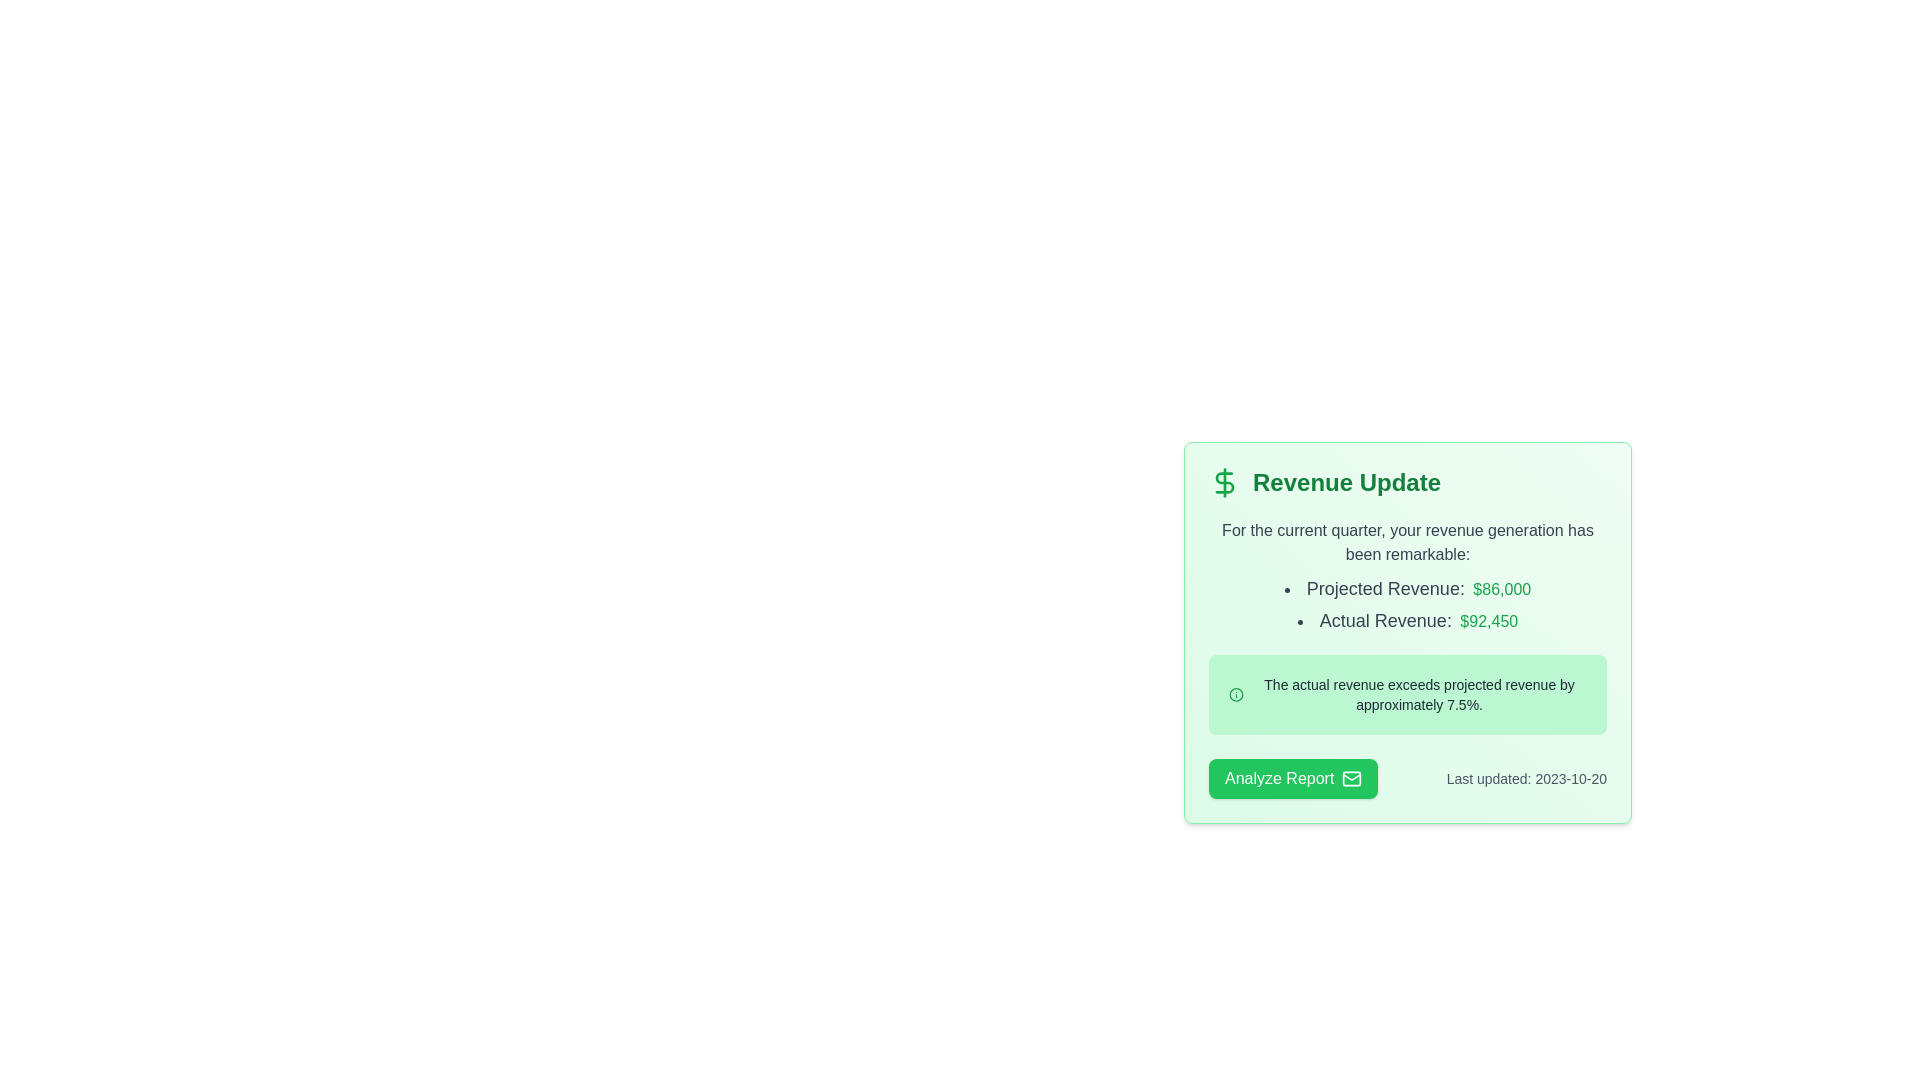 This screenshot has height=1080, width=1920. I want to click on the button displaying 'Analyze Report' in white text on a green background, located at the bottom of the revenue update card, so click(1278, 778).